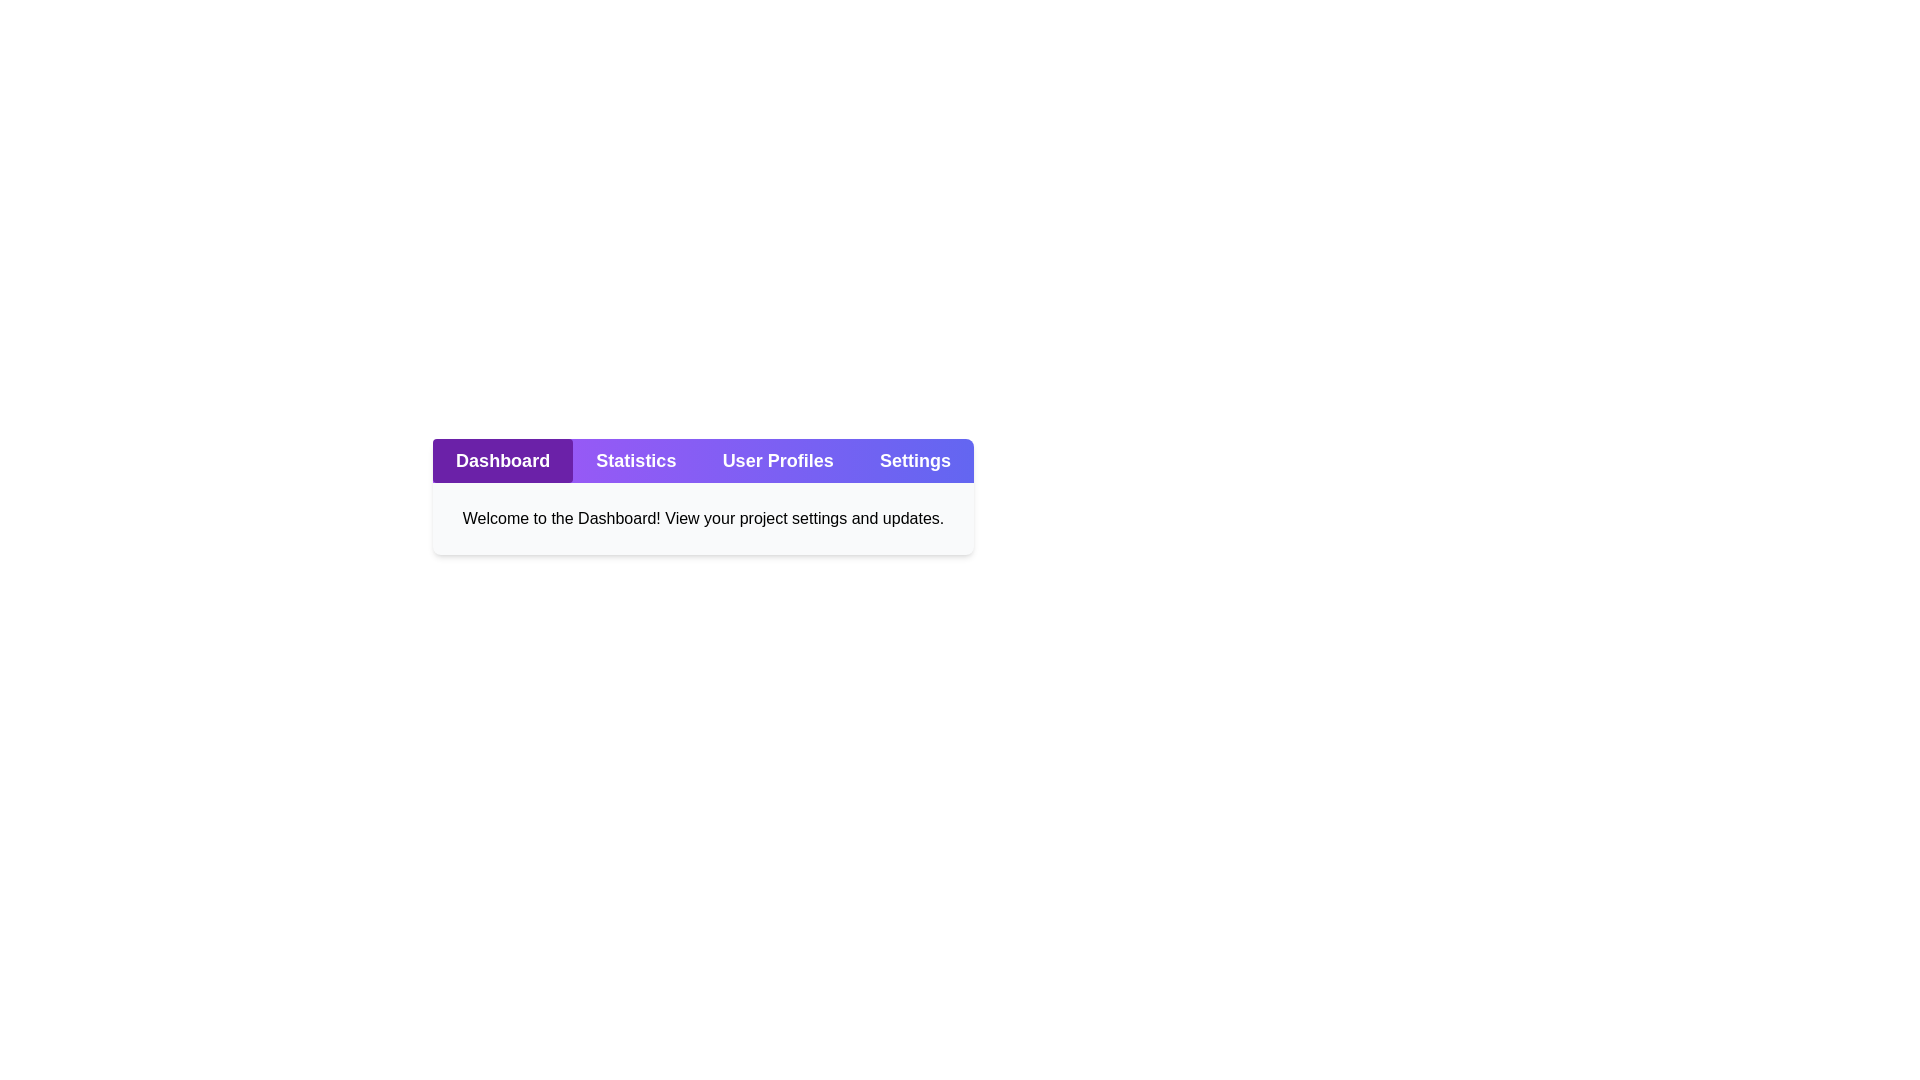 This screenshot has height=1080, width=1920. What do you see at coordinates (635, 461) in the screenshot?
I see `the Statistics tab to view its content` at bounding box center [635, 461].